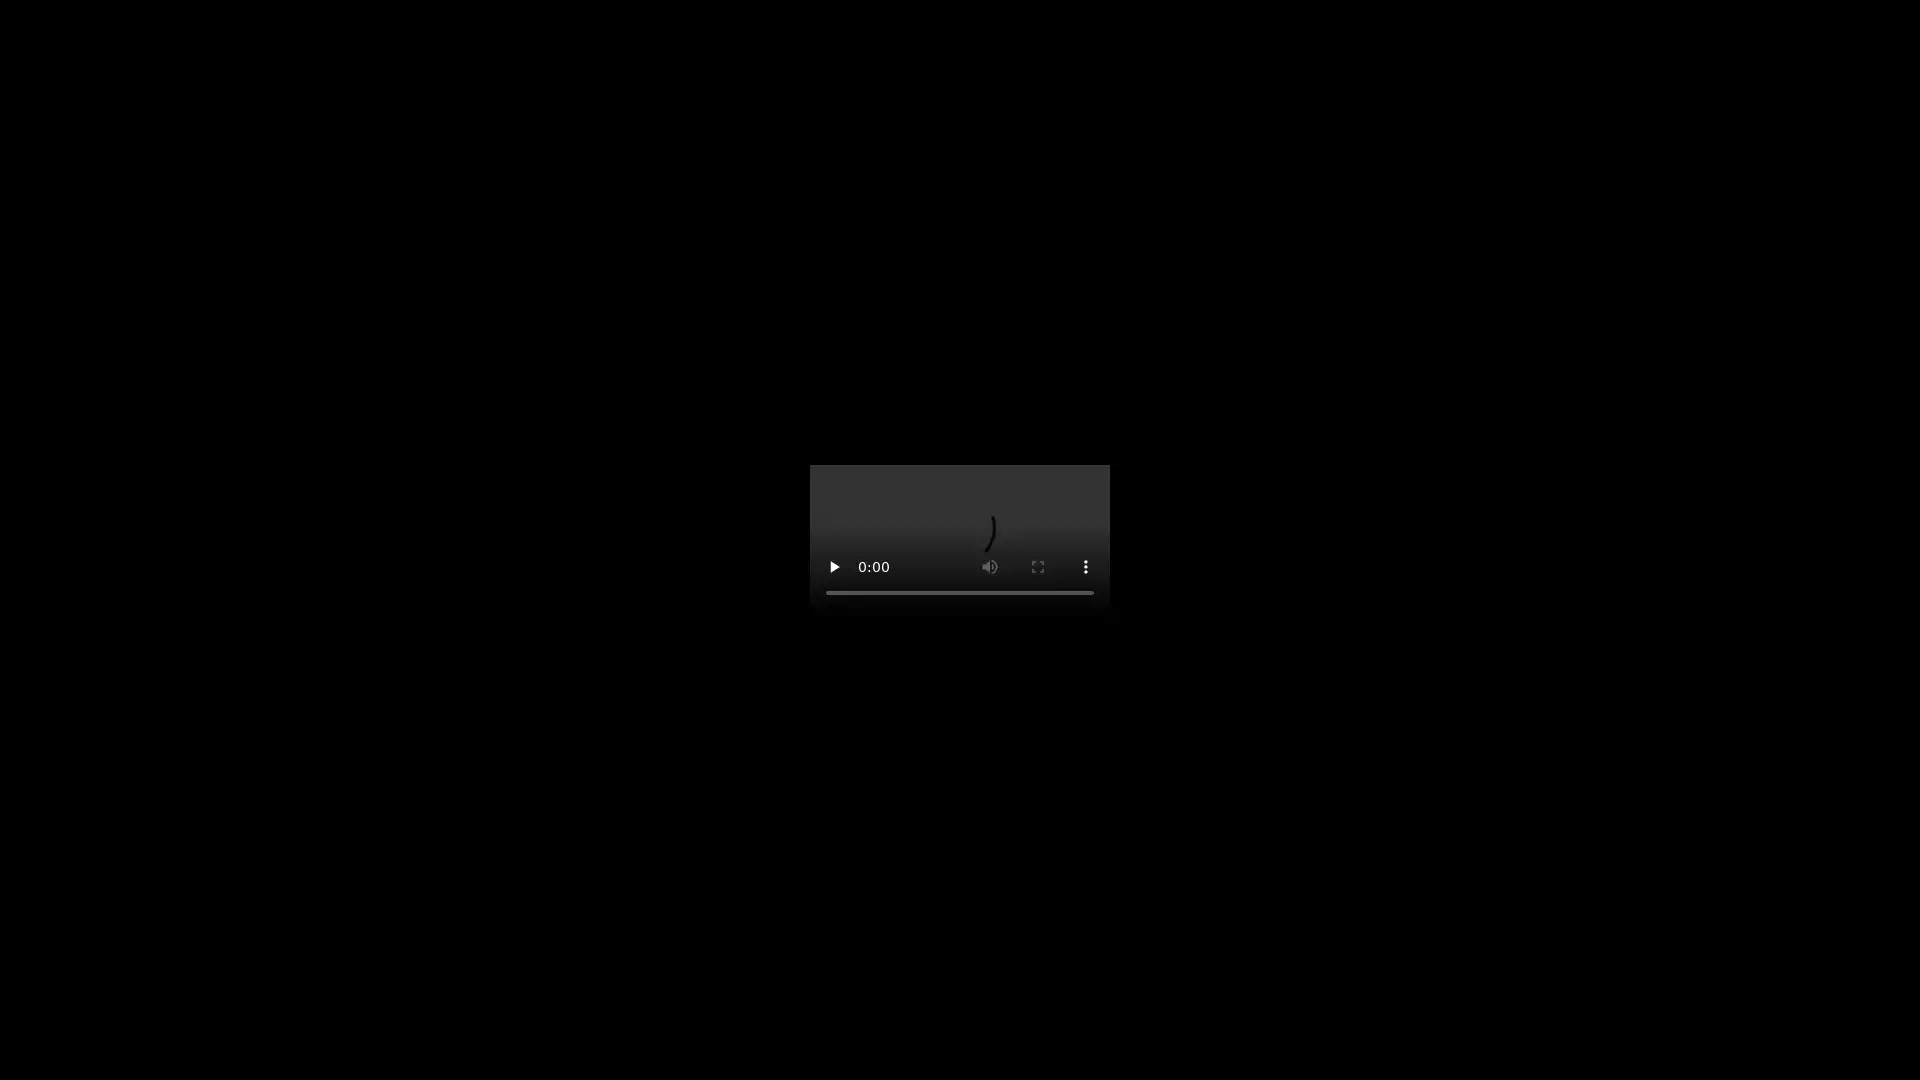 This screenshot has width=1920, height=1080. I want to click on show more media controls, so click(1084, 567).